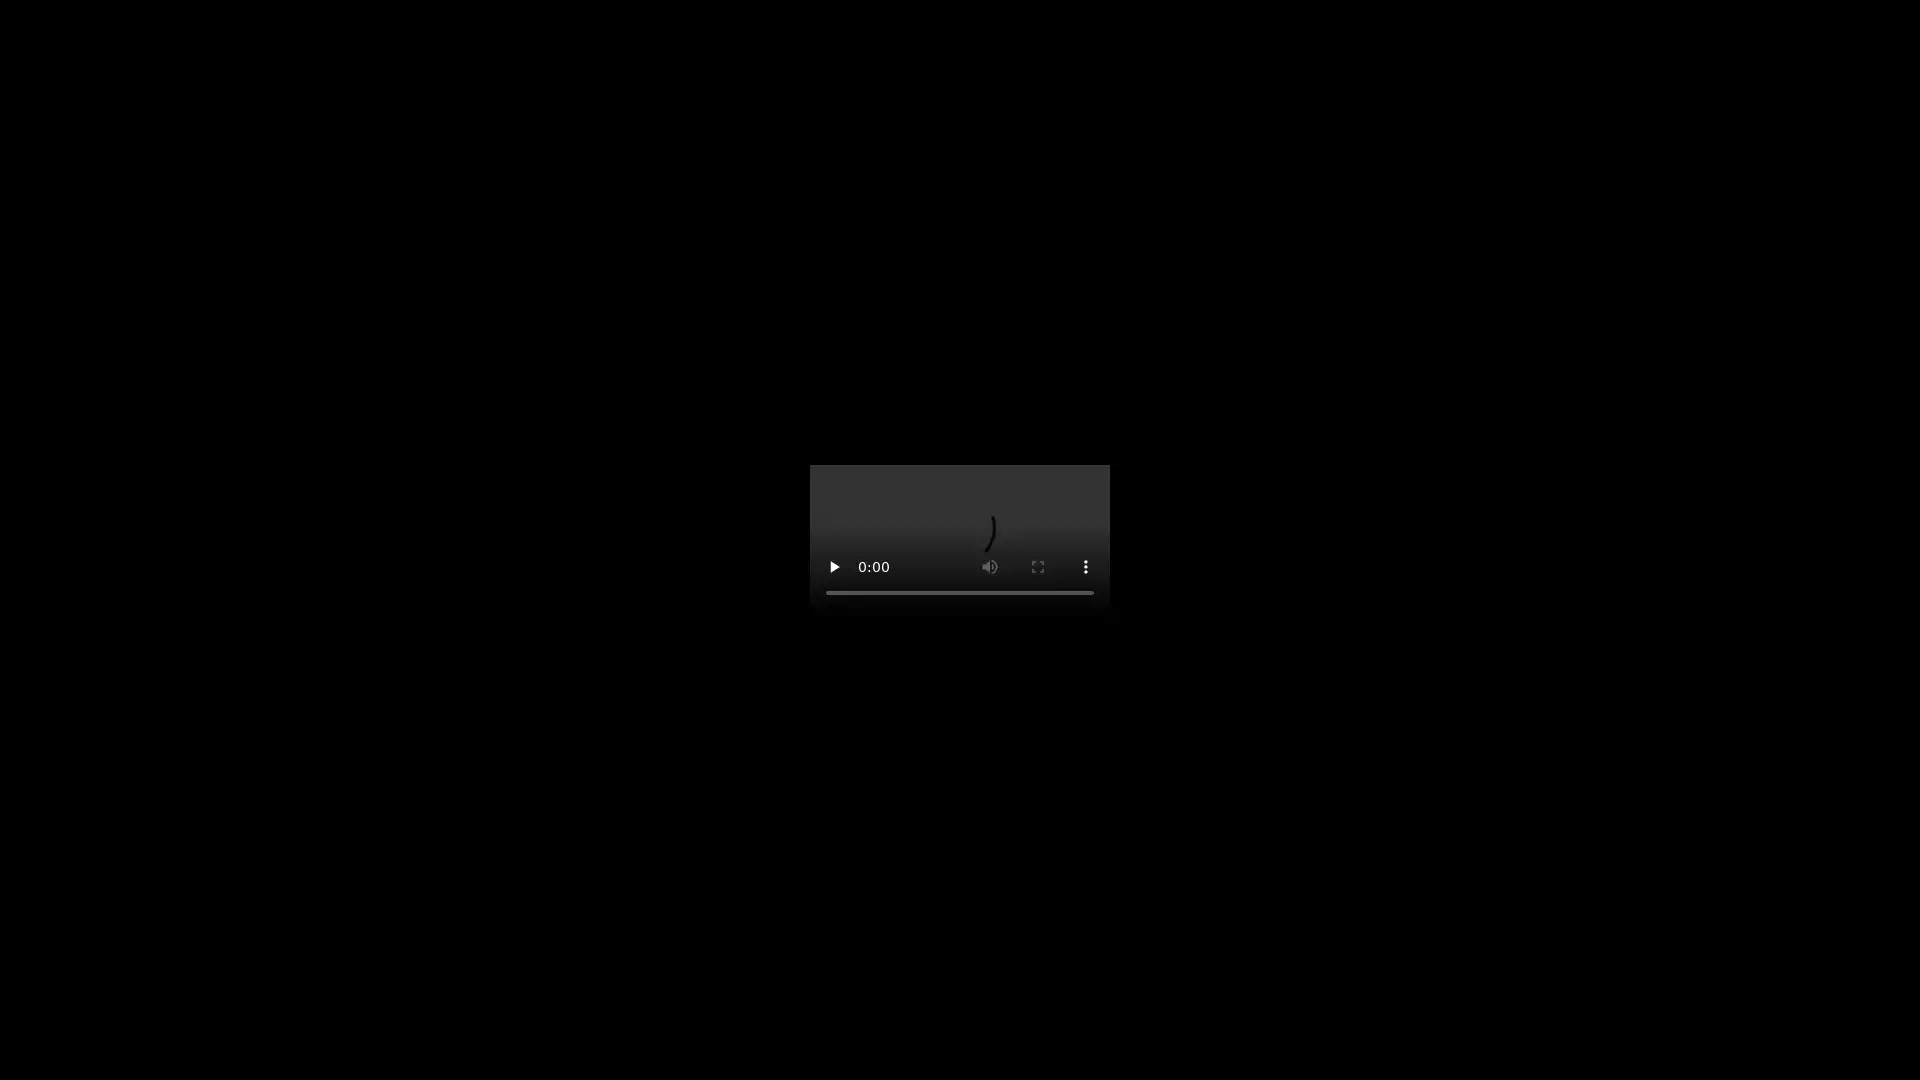 This screenshot has width=1920, height=1080. I want to click on show more media controls, so click(1084, 567).